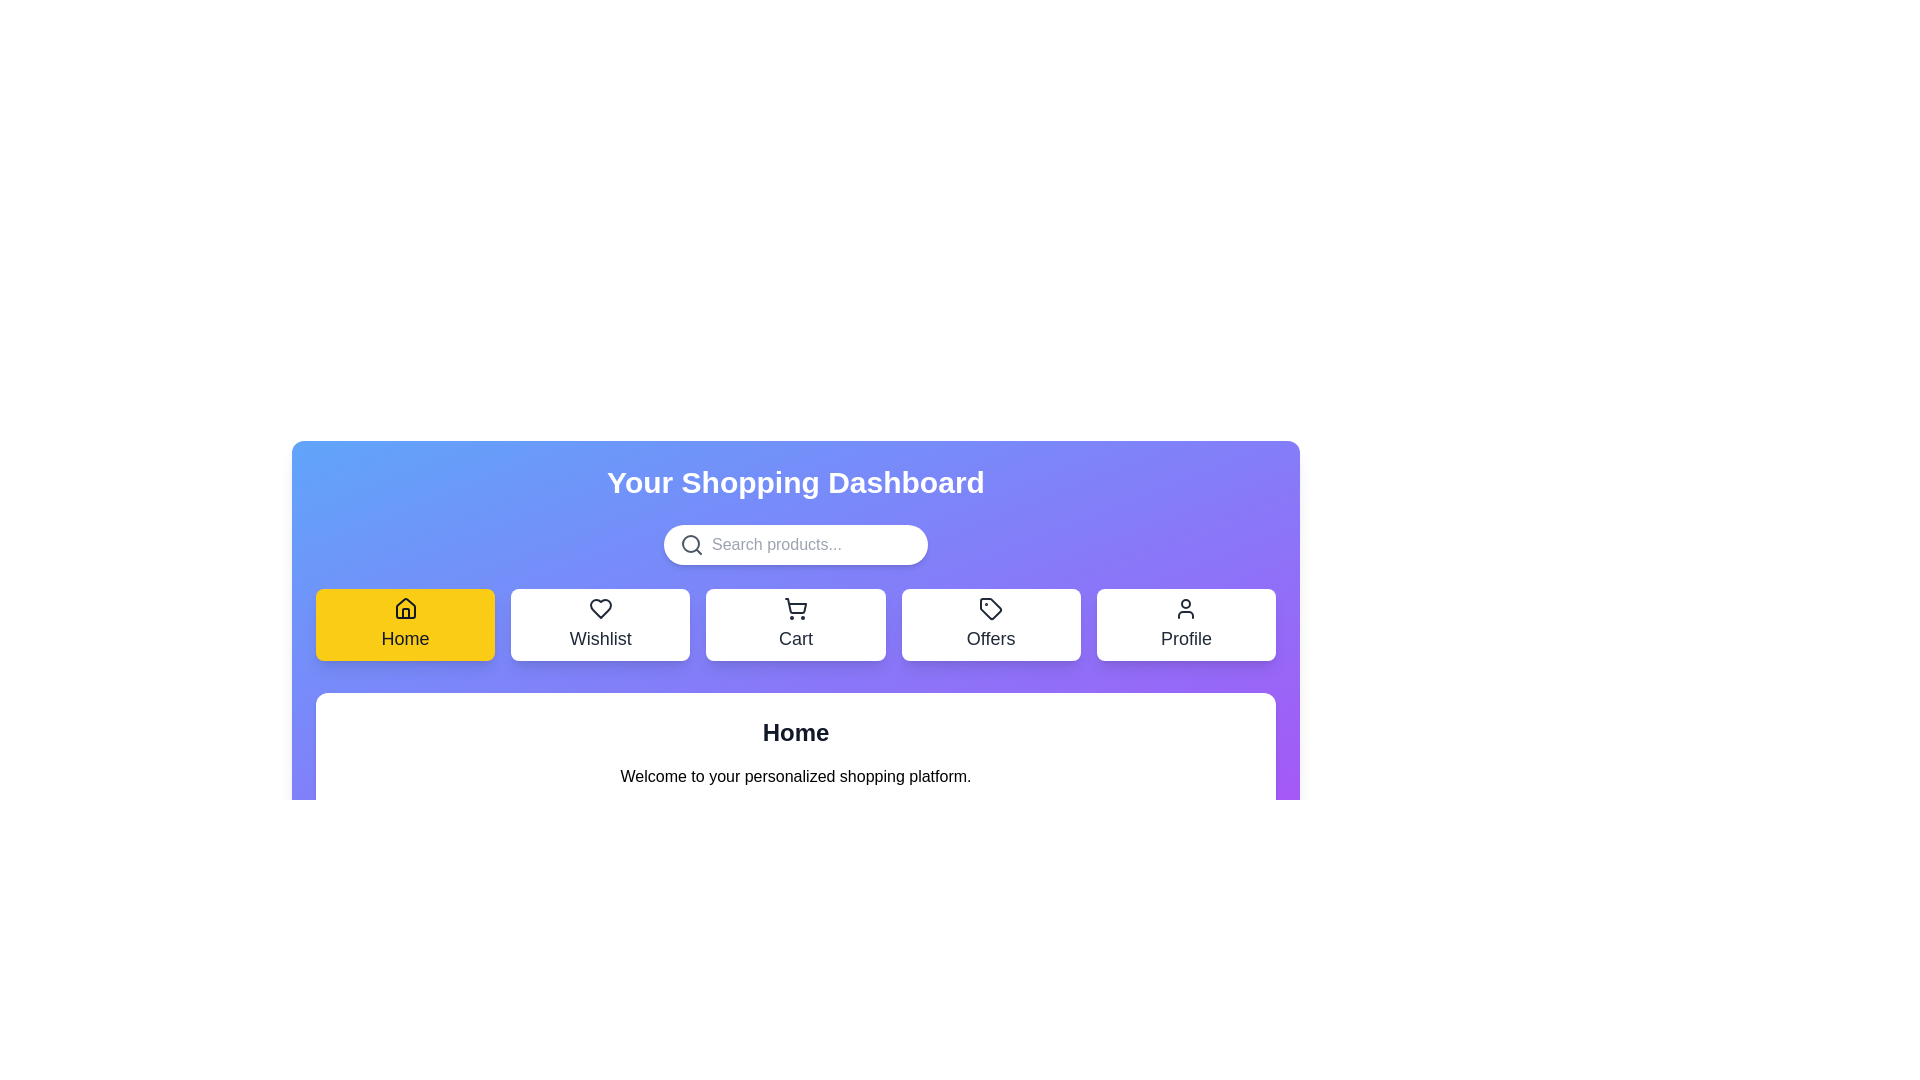  Describe the element at coordinates (795, 623) in the screenshot. I see `the third navigation button in the row, which is located between 'Wishlist' and 'Offers'` at that location.